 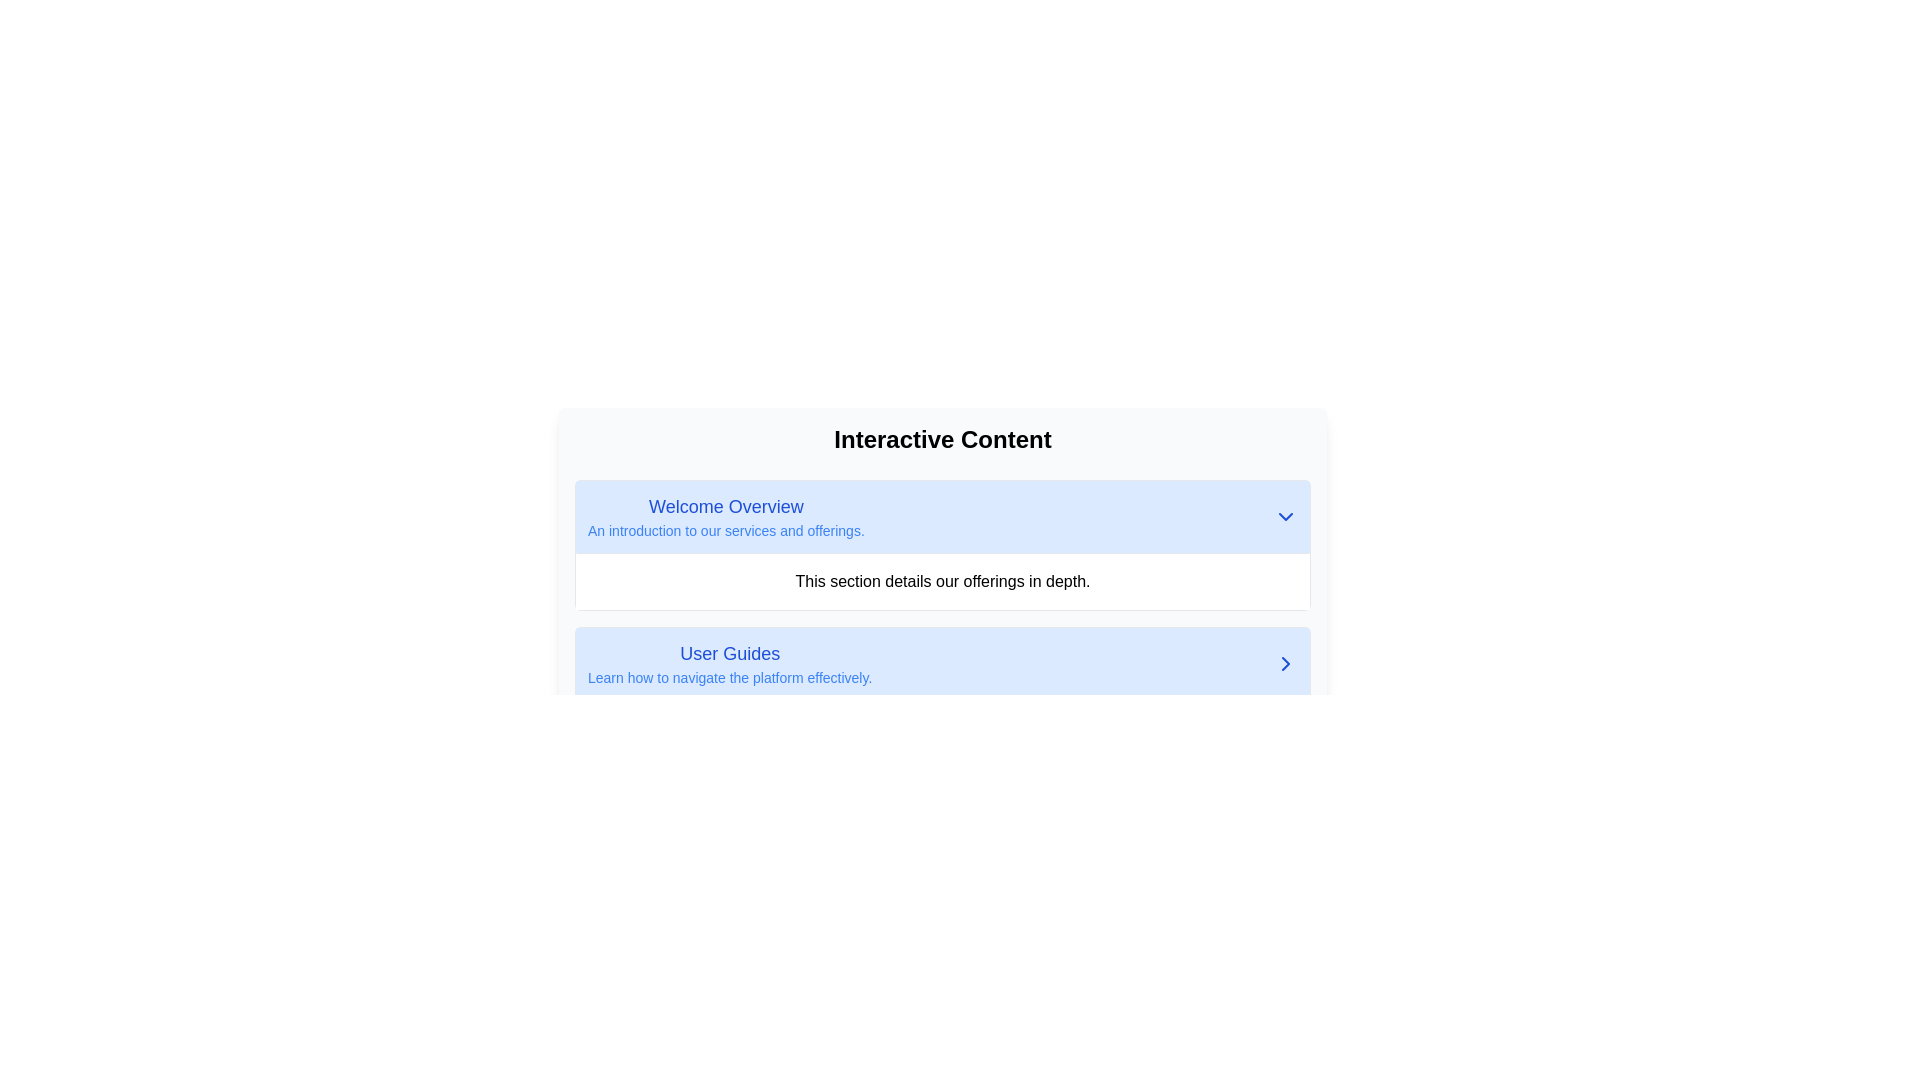 What do you see at coordinates (725, 505) in the screenshot?
I see `the title text label that serves as a heading for the section, positioned above the text 'An introduction to our services and offerings.'` at bounding box center [725, 505].